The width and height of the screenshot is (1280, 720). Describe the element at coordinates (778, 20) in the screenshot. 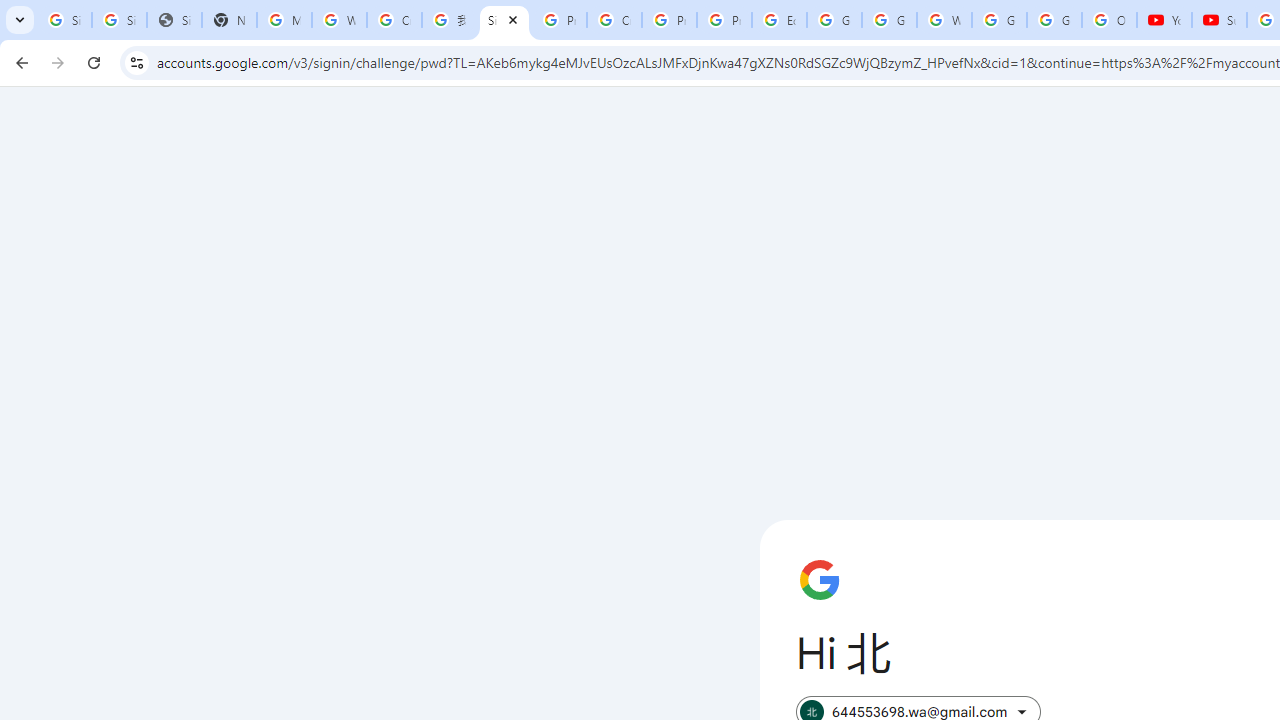

I see `'Edit and view right-to-left text - Google Docs Editors Help'` at that location.